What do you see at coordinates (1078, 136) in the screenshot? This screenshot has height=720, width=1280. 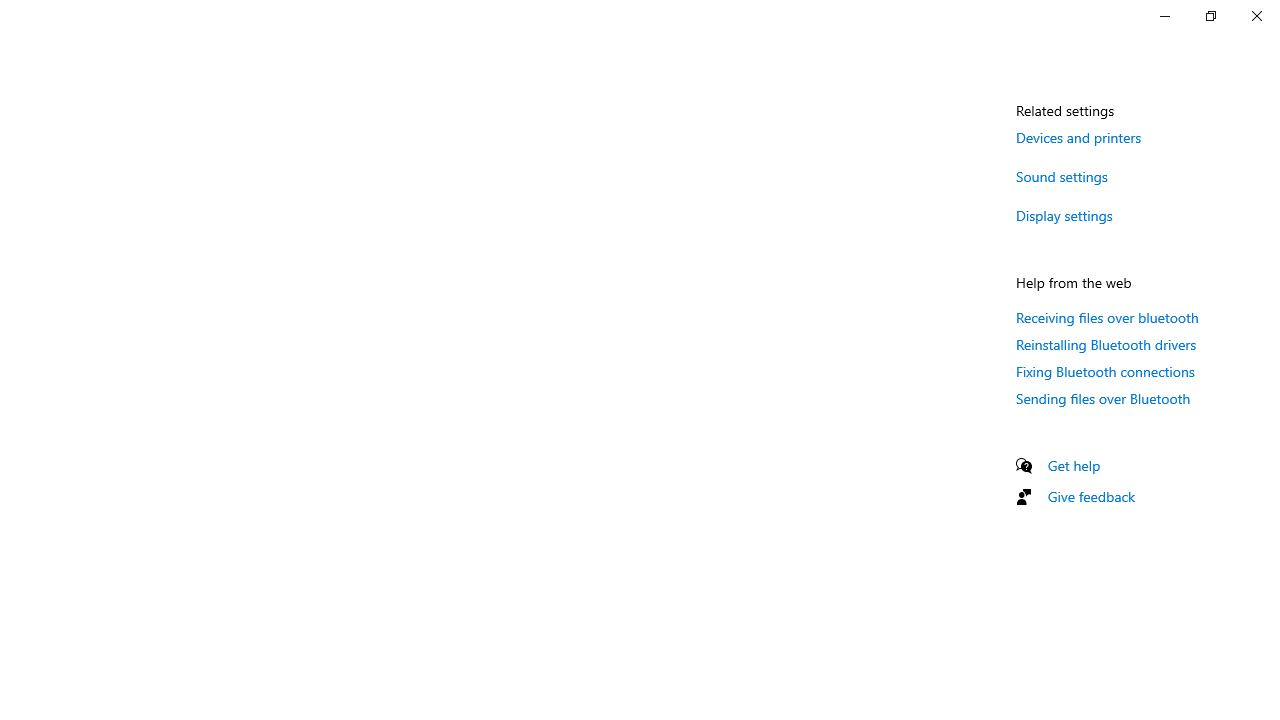 I see `'Devices and printers'` at bounding box center [1078, 136].